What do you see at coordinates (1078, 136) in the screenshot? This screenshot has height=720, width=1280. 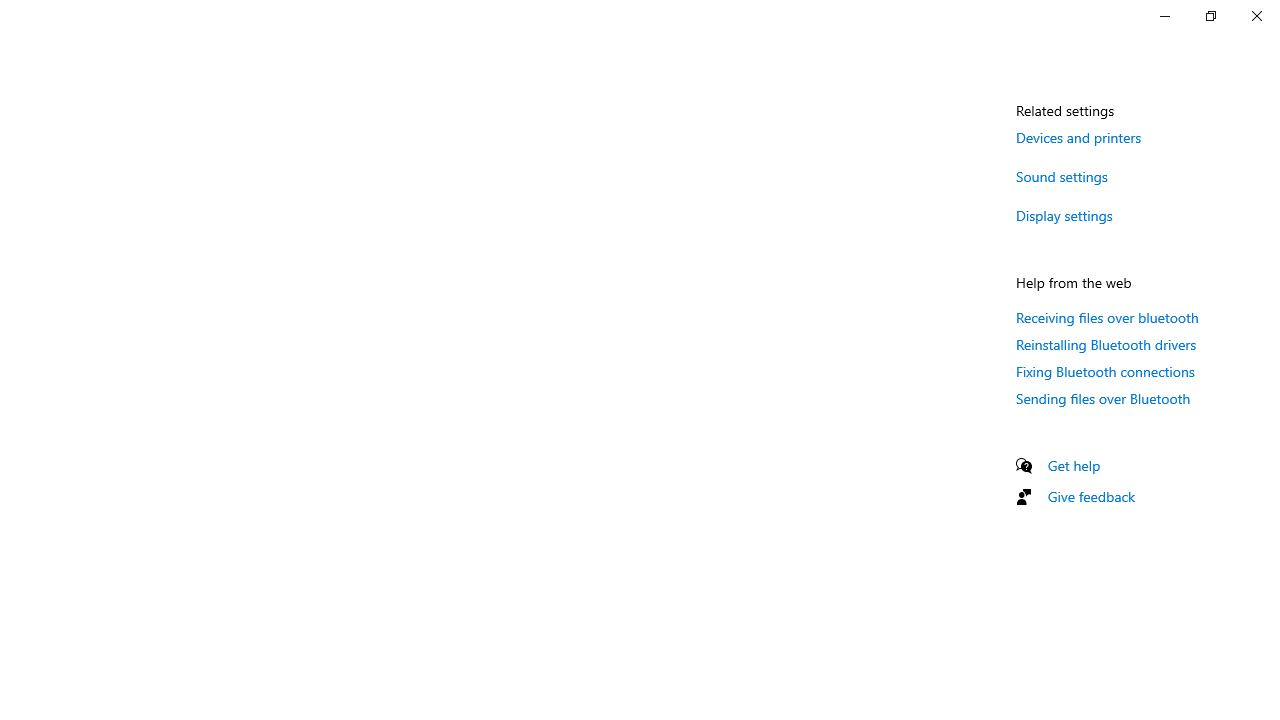 I see `'Devices and printers'` at bounding box center [1078, 136].